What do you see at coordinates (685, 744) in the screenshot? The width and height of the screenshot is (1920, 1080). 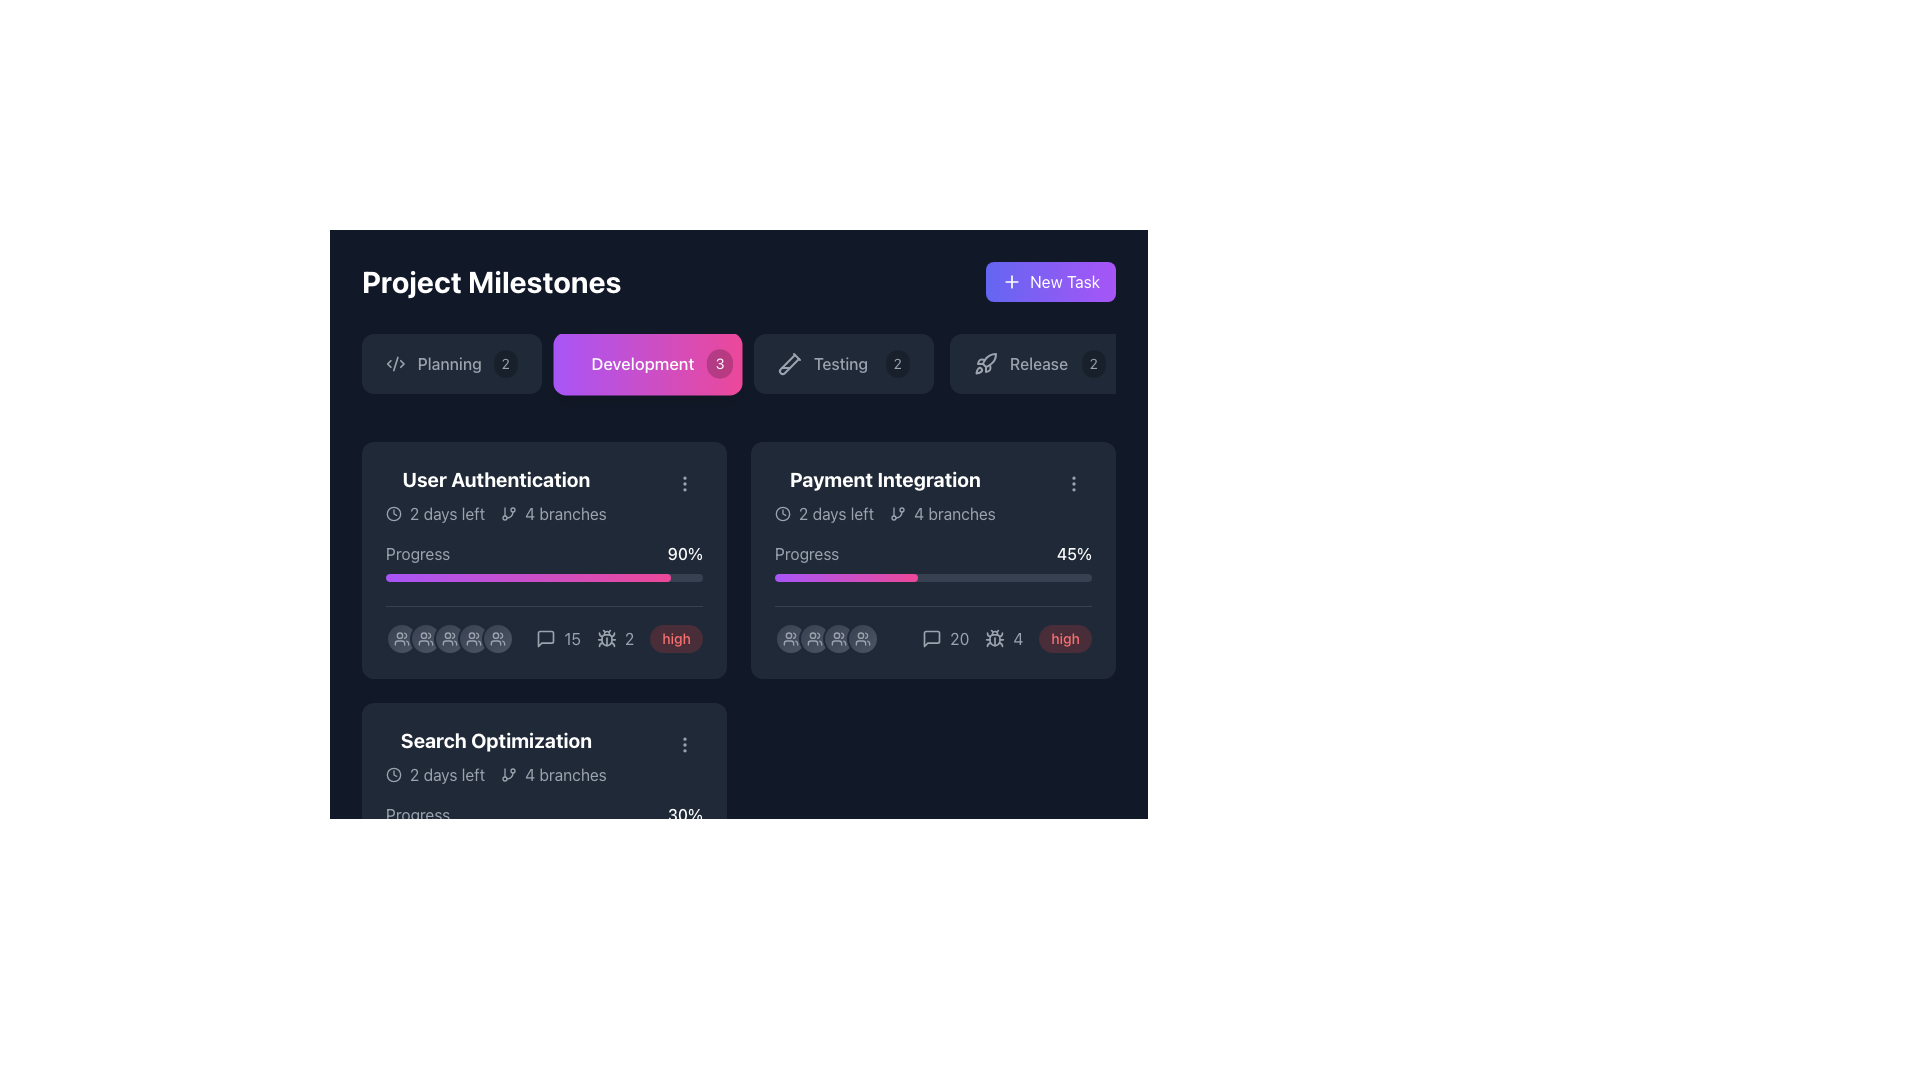 I see `the vertical ellipsis icon, which consists of three gray circular dots, located in the 'Search Optimization' section in the bottom-left card of the interface` at bounding box center [685, 744].